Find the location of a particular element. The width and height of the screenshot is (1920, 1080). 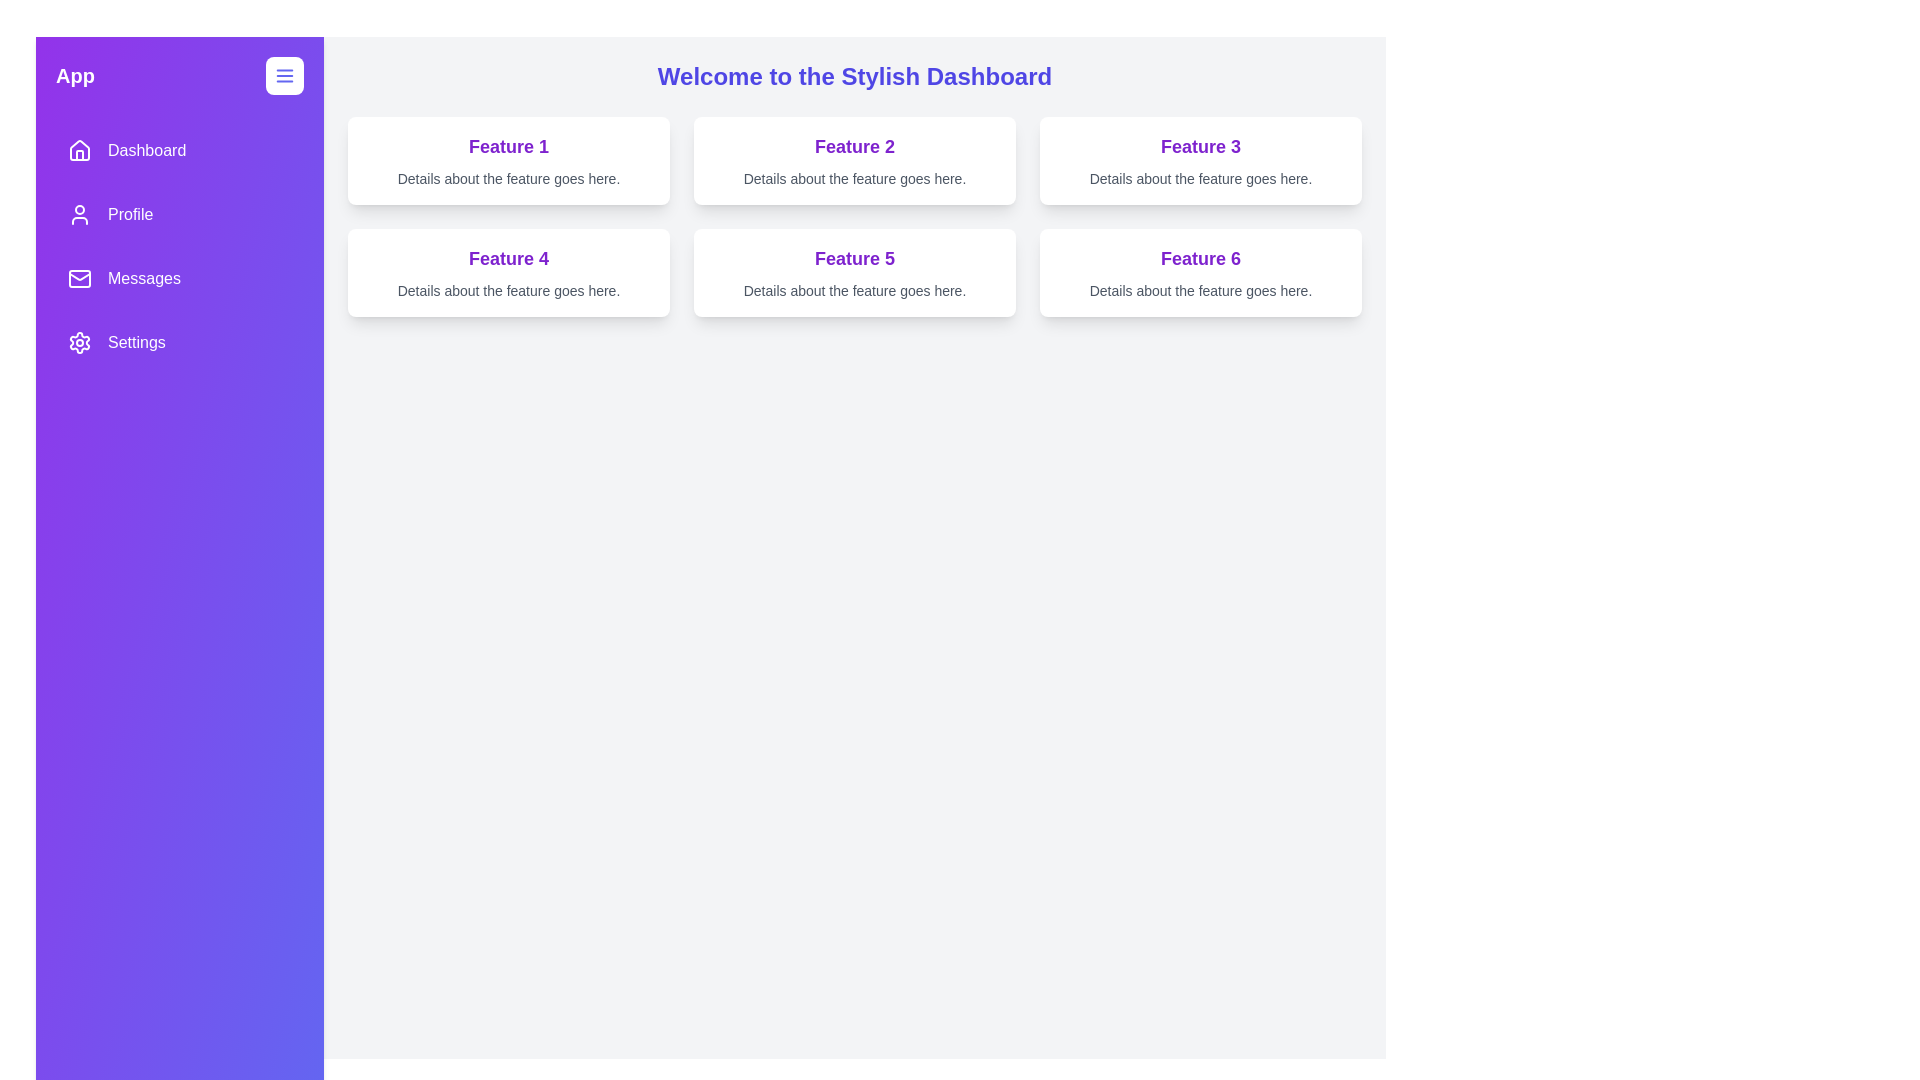

text label that displays 'Details about the feature goes here.' located below the 'Feature 1' heading in the top row, leftmost column of the grid layout is located at coordinates (508, 177).